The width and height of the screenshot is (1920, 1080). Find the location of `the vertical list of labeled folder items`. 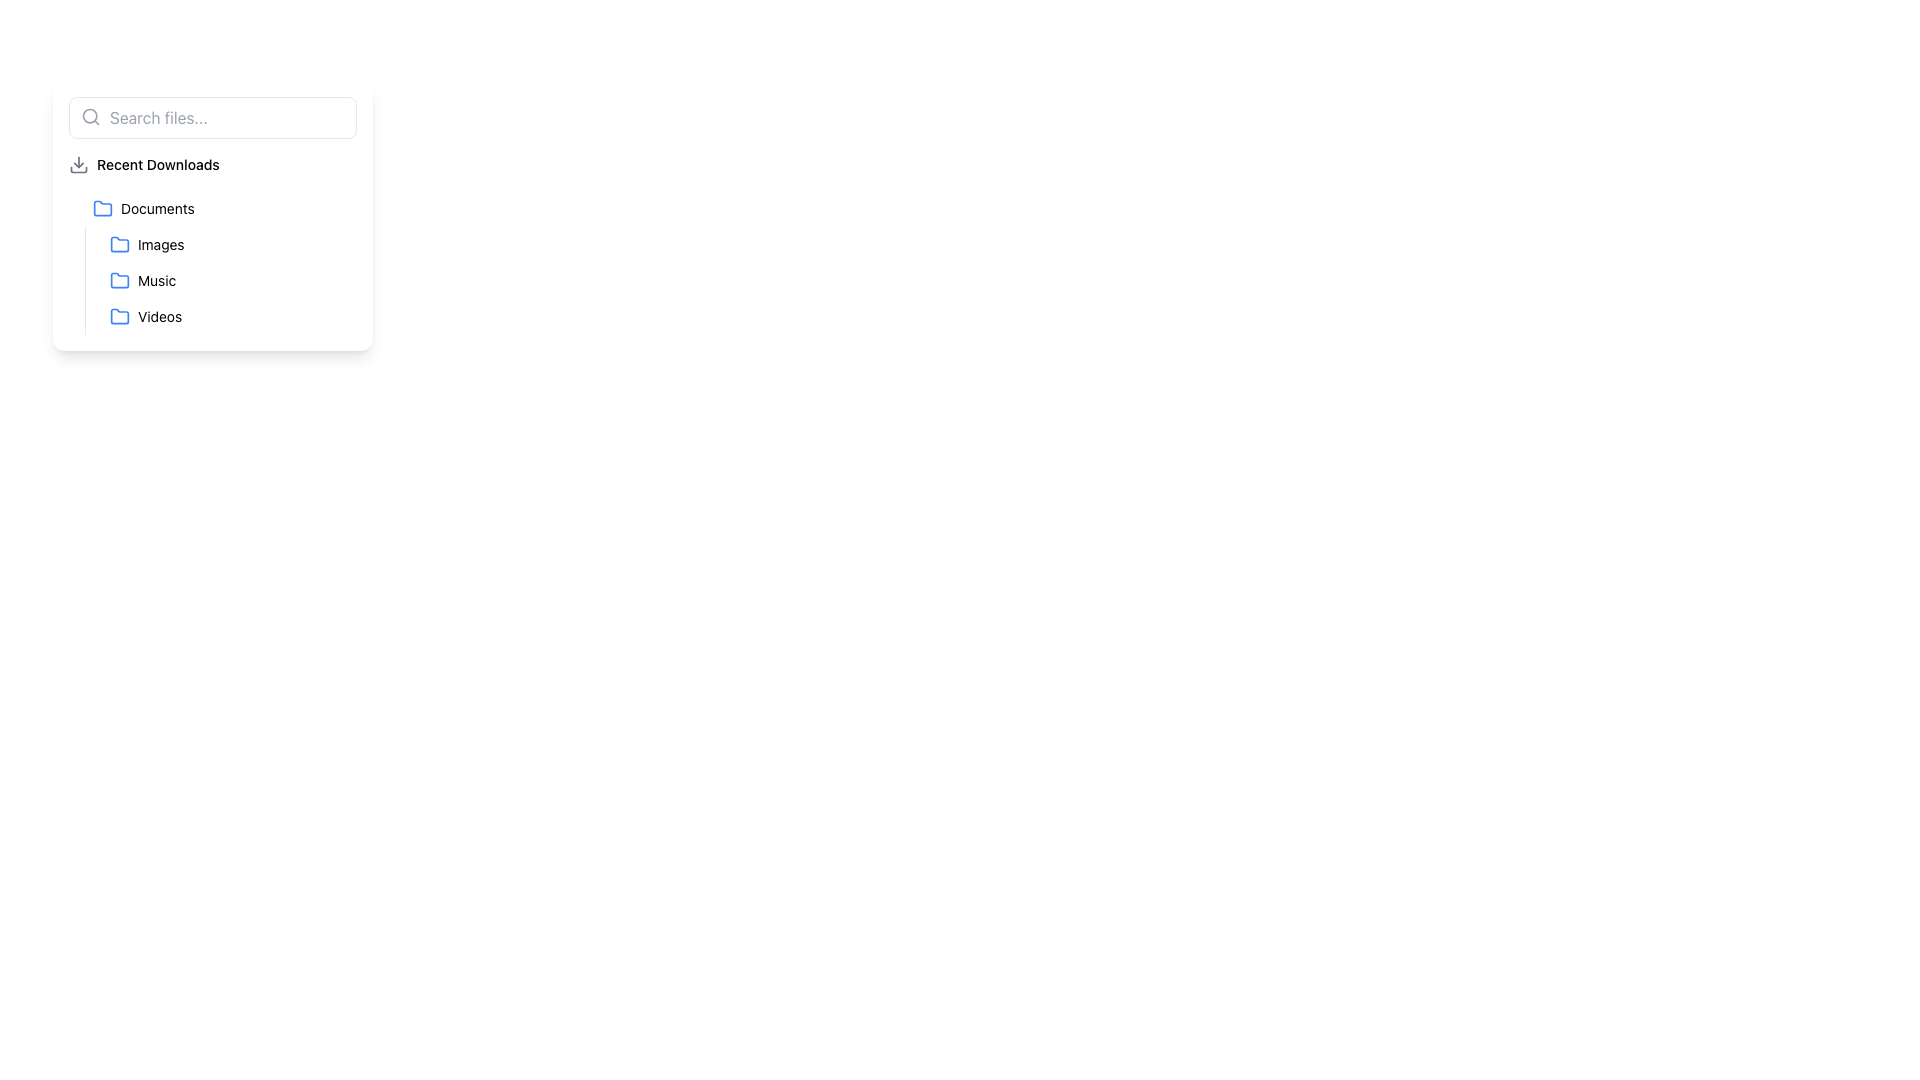

the vertical list of labeled folder items is located at coordinates (212, 216).